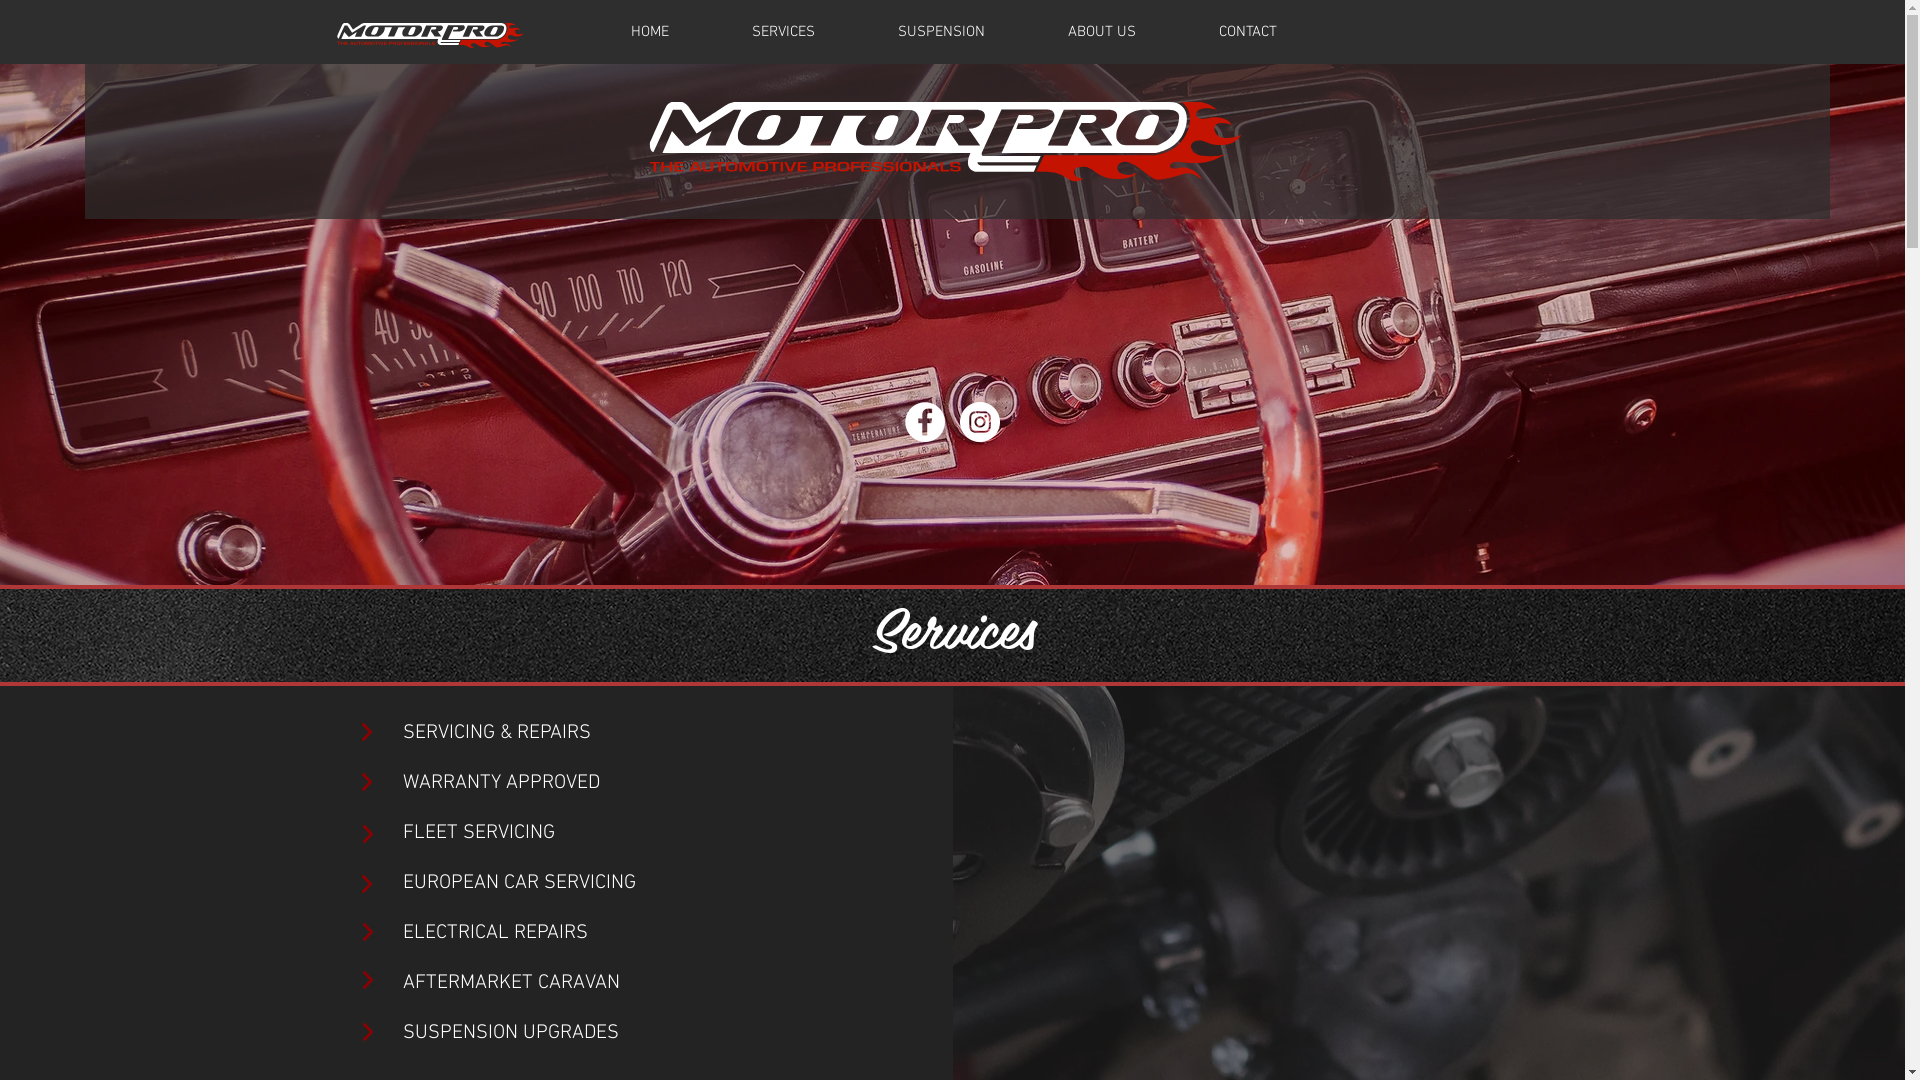 The width and height of the screenshot is (1920, 1080). Describe the element at coordinates (939, 31) in the screenshot. I see `'SUSPENSION'` at that location.